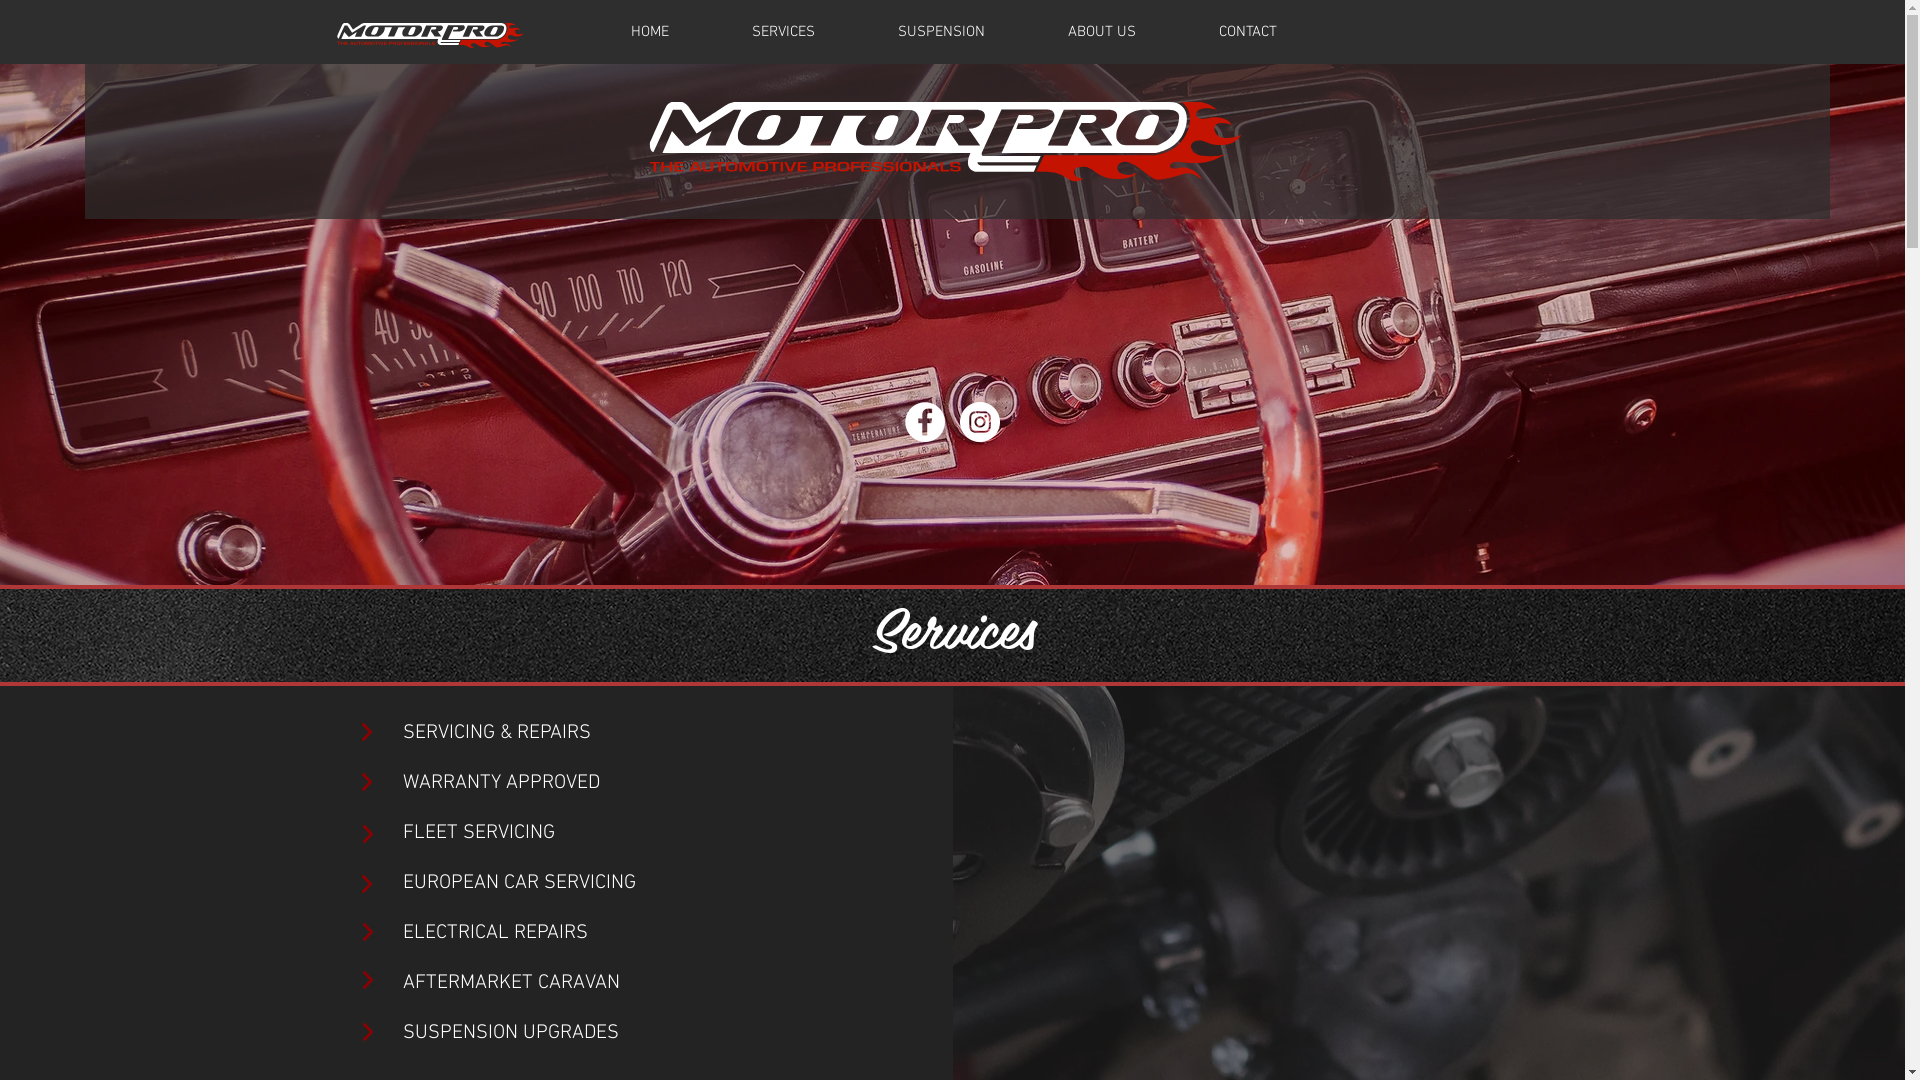 The width and height of the screenshot is (1920, 1080). Describe the element at coordinates (939, 31) in the screenshot. I see `'SUSPENSION'` at that location.